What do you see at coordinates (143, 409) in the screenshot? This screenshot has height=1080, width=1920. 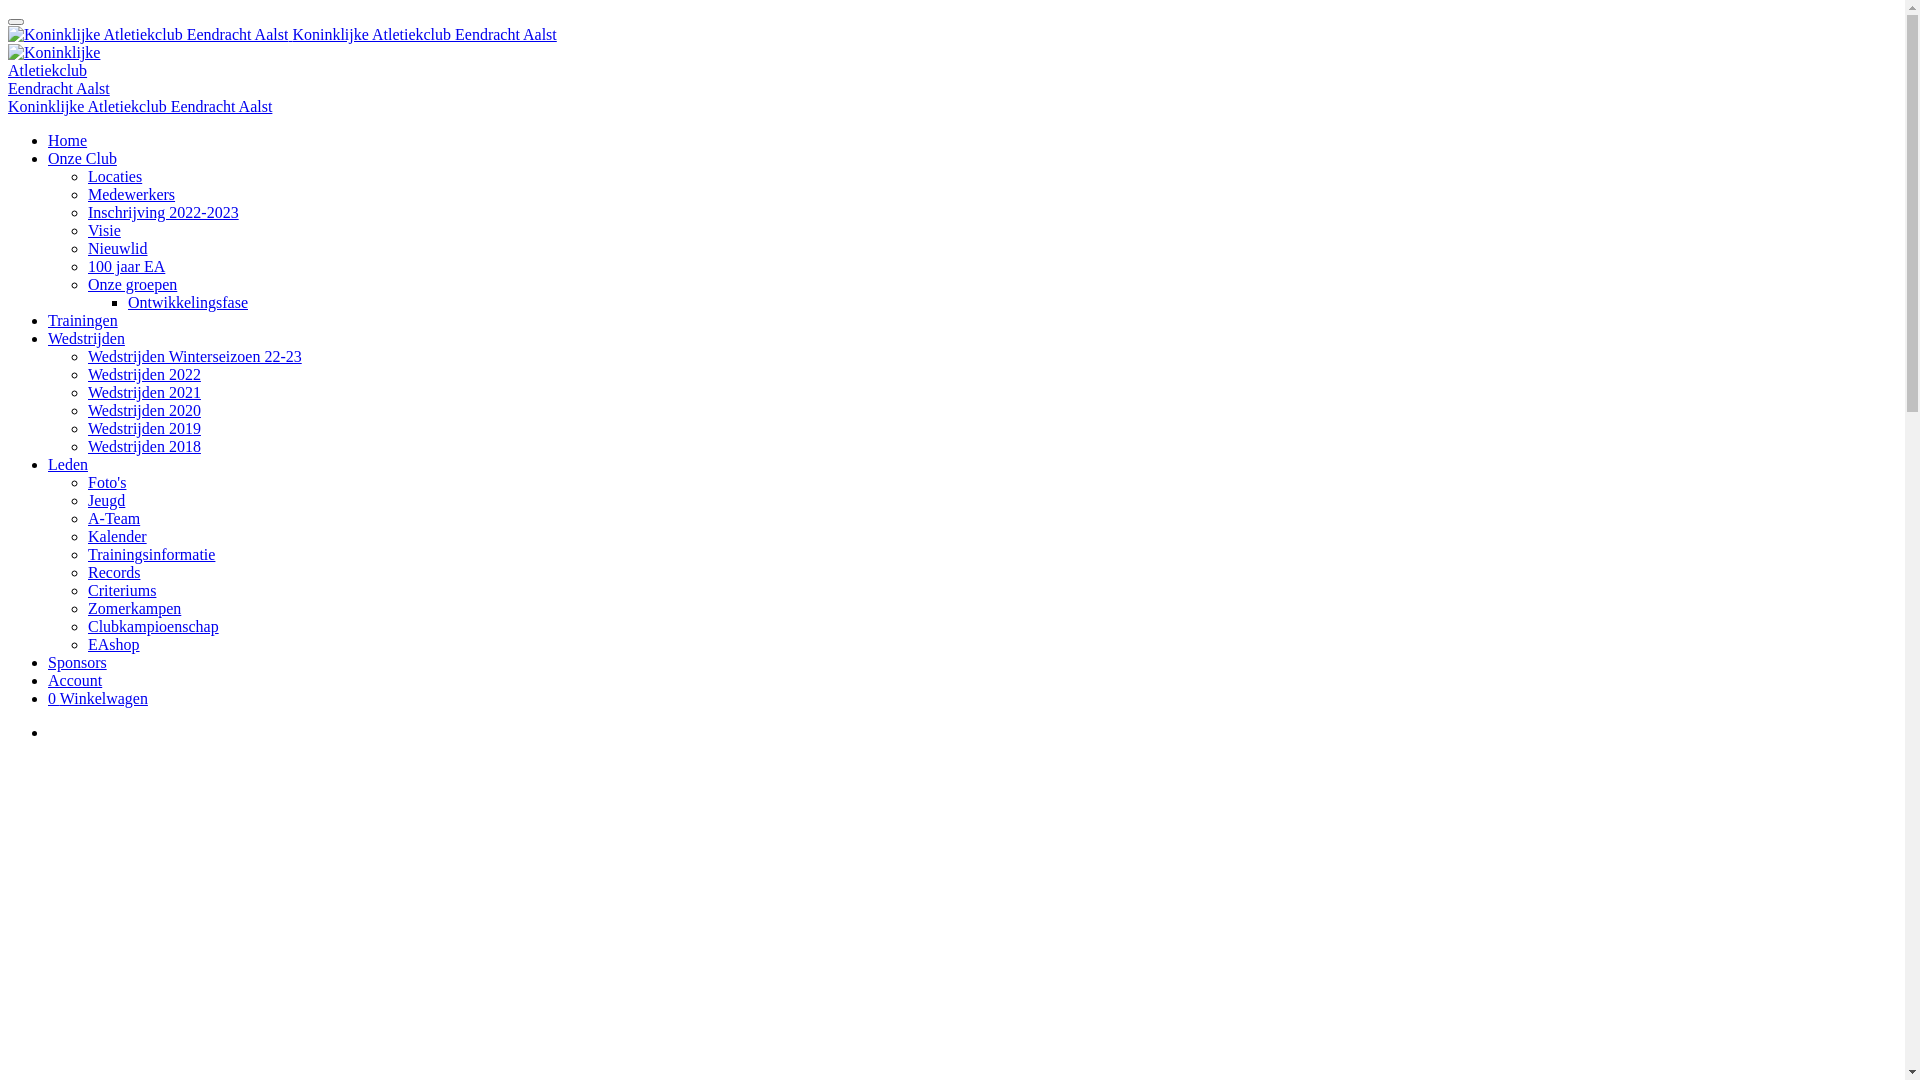 I see `'Wedstrijden 2020'` at bounding box center [143, 409].